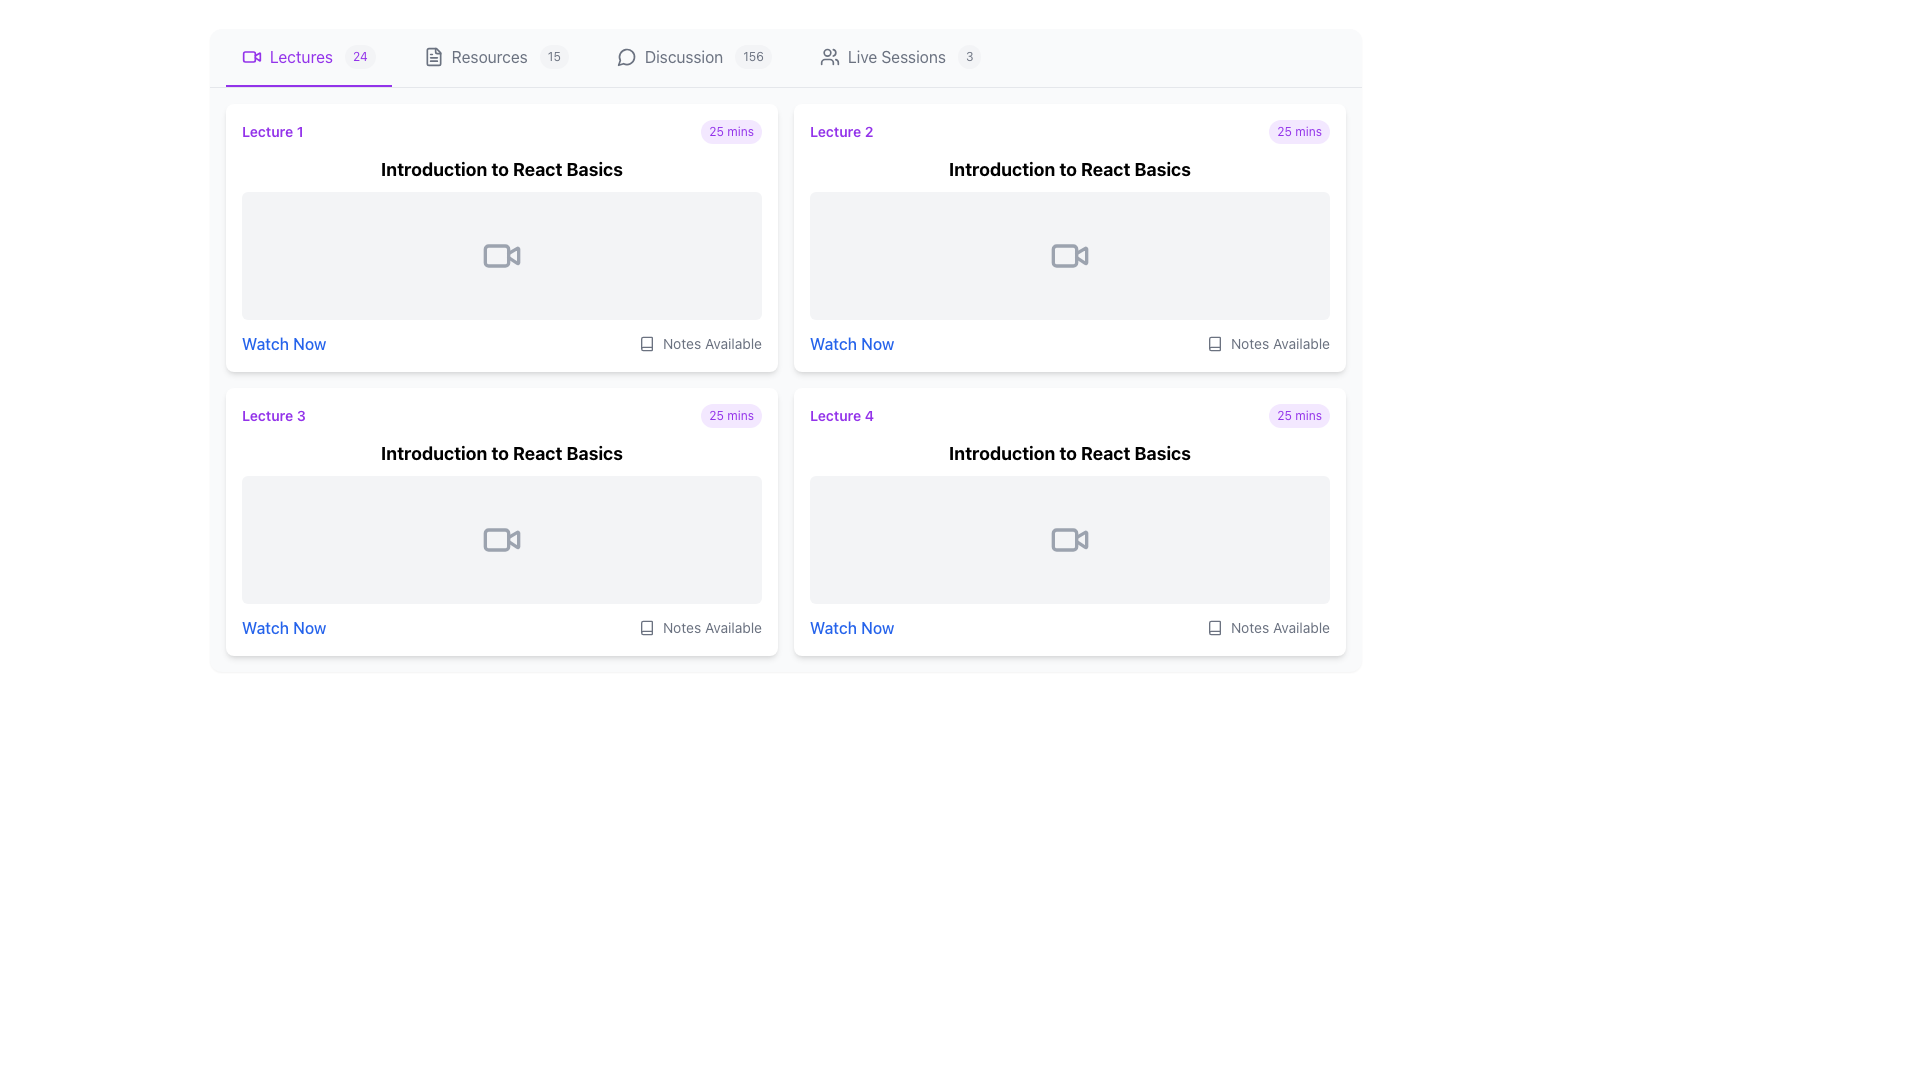 This screenshot has height=1080, width=1920. Describe the element at coordinates (841, 131) in the screenshot. I see `text of the title label for the second lecture located in the first column of the grid layout` at that location.